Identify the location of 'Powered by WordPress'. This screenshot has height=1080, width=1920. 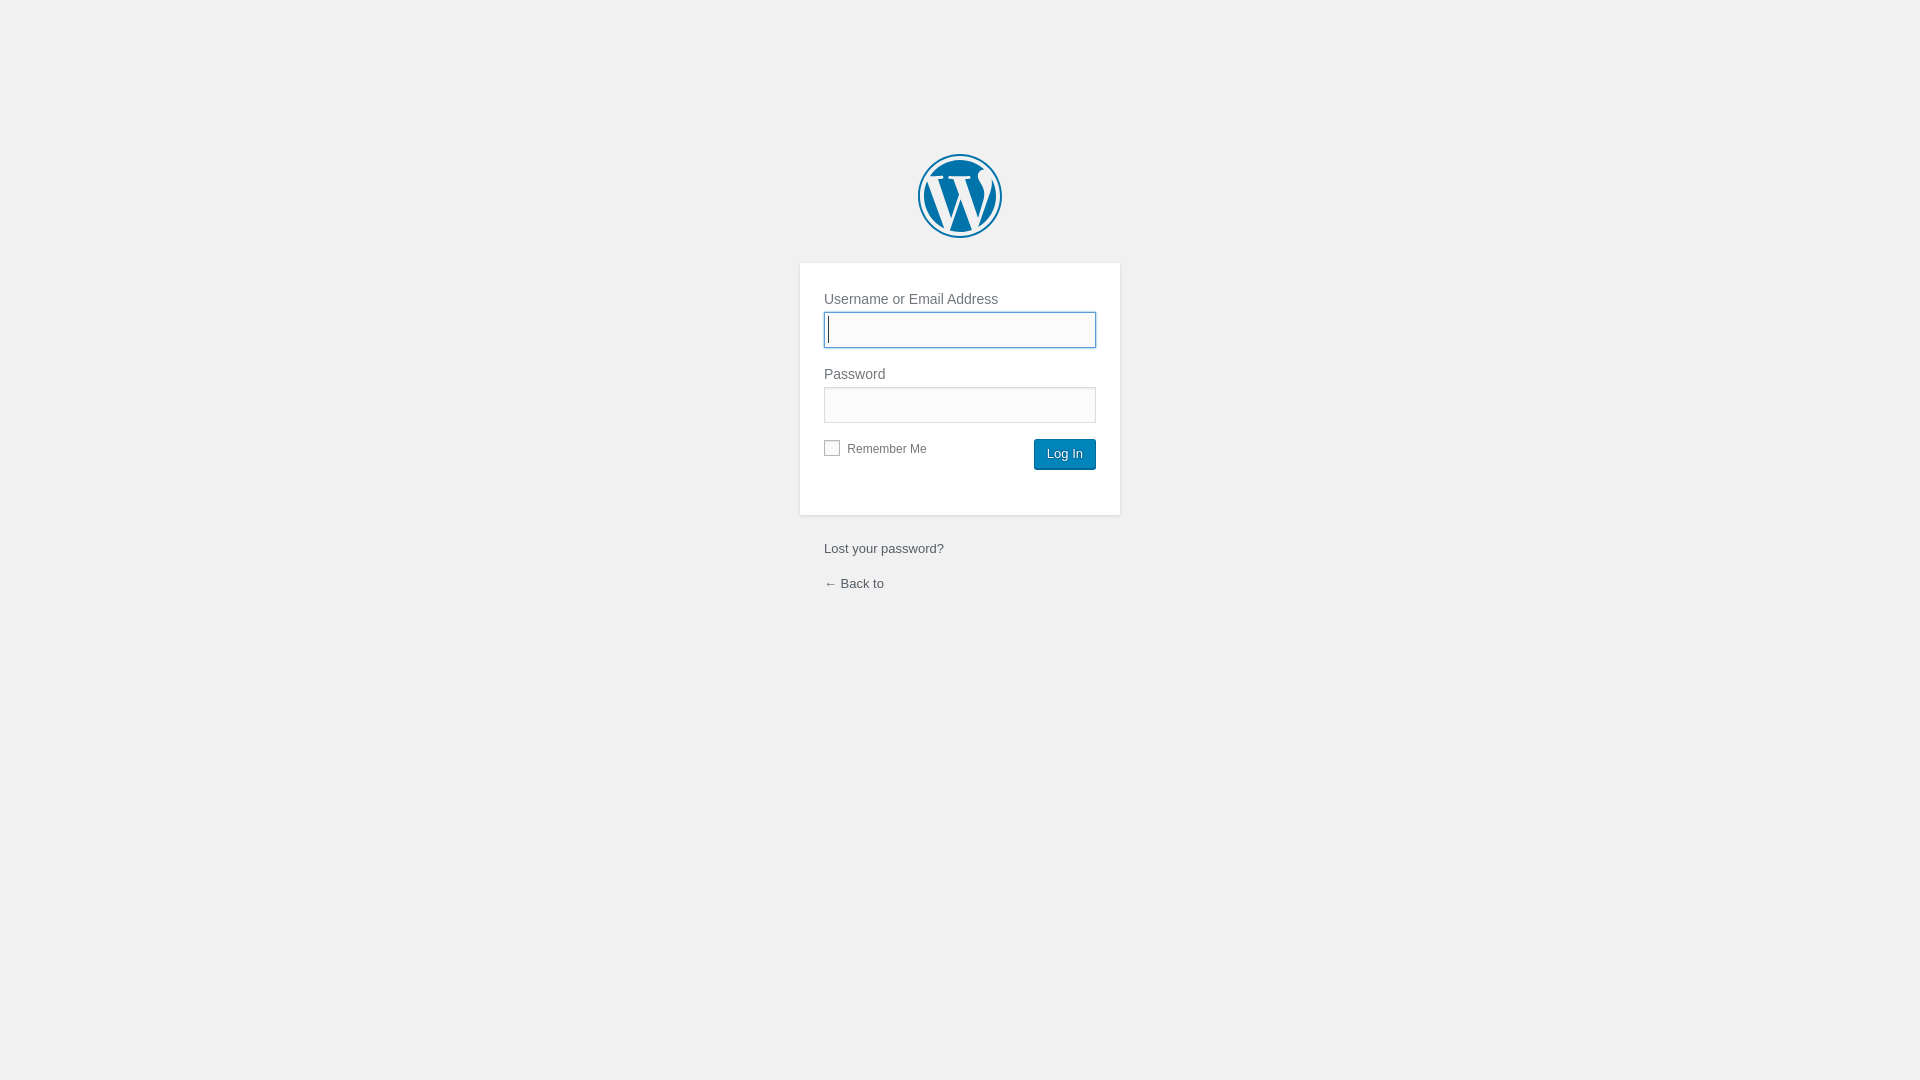
(916, 196).